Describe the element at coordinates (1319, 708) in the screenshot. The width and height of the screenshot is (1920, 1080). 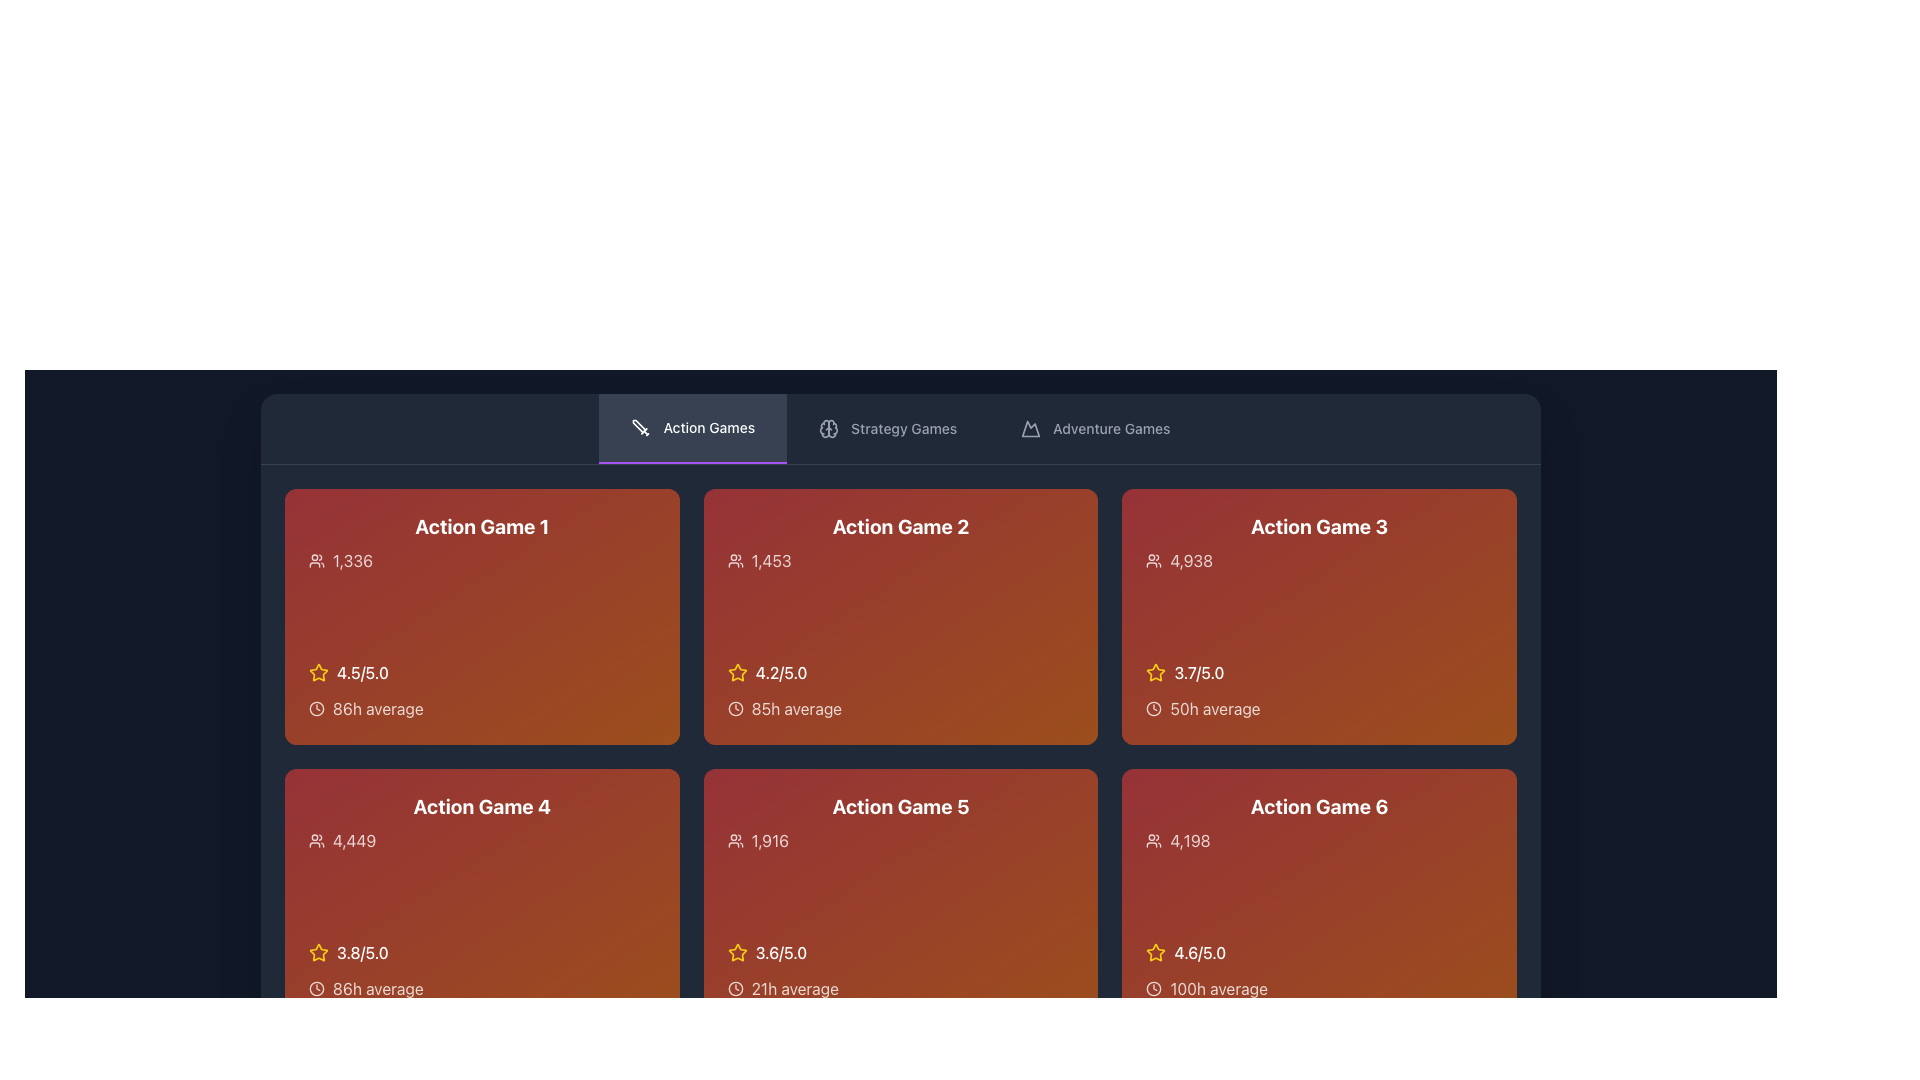
I see `textual component displaying '50h average' located at the bottom-right of the 'Action Game 3' card, which is preceded by a clock icon` at that location.